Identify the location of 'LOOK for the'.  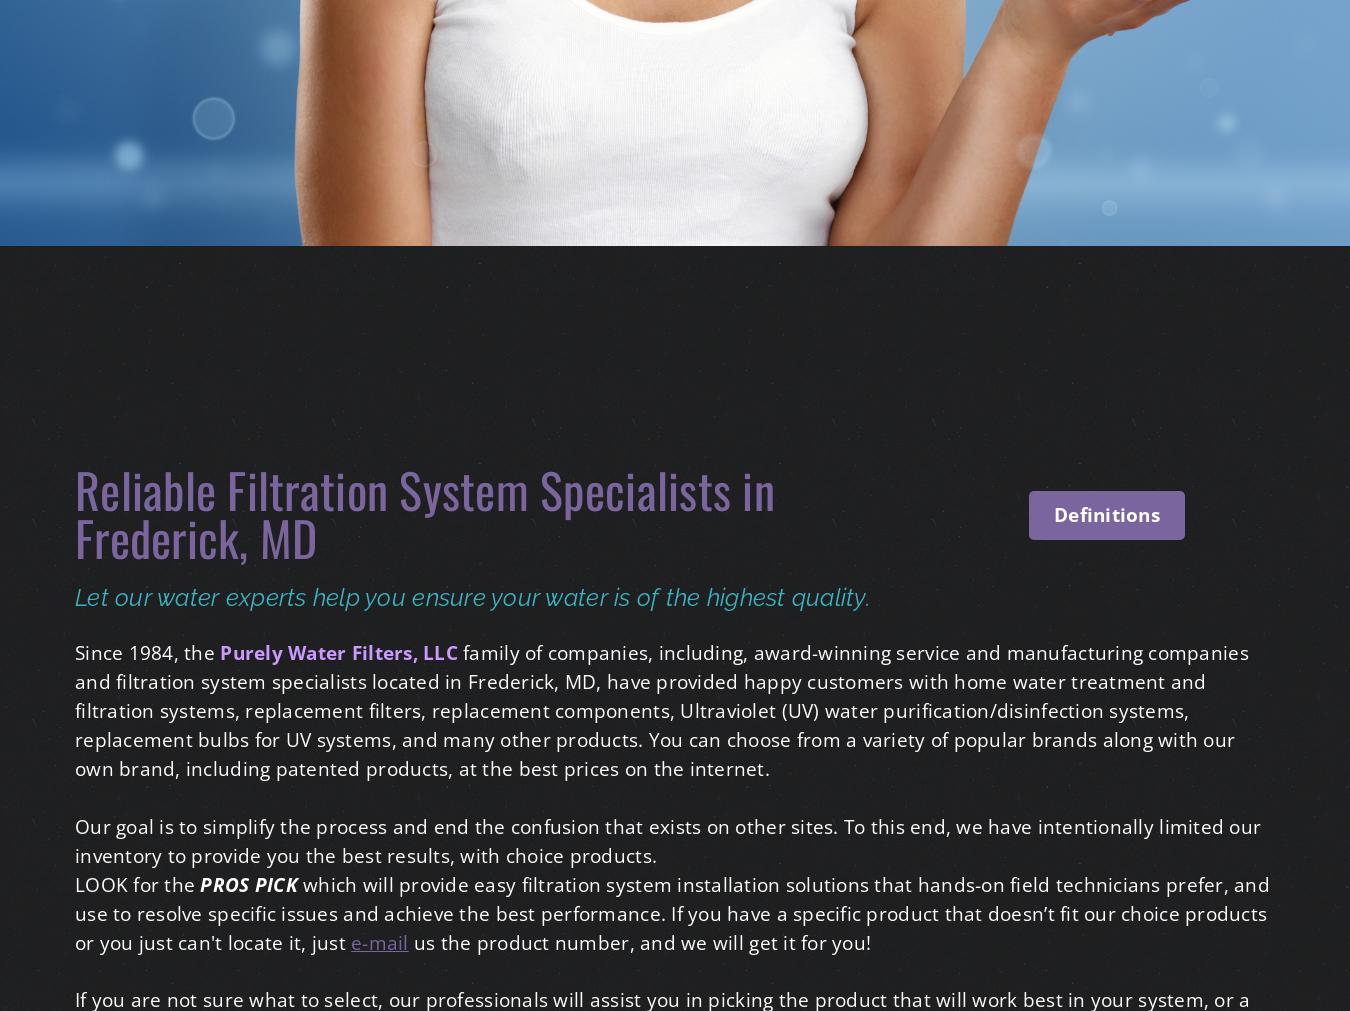
(137, 883).